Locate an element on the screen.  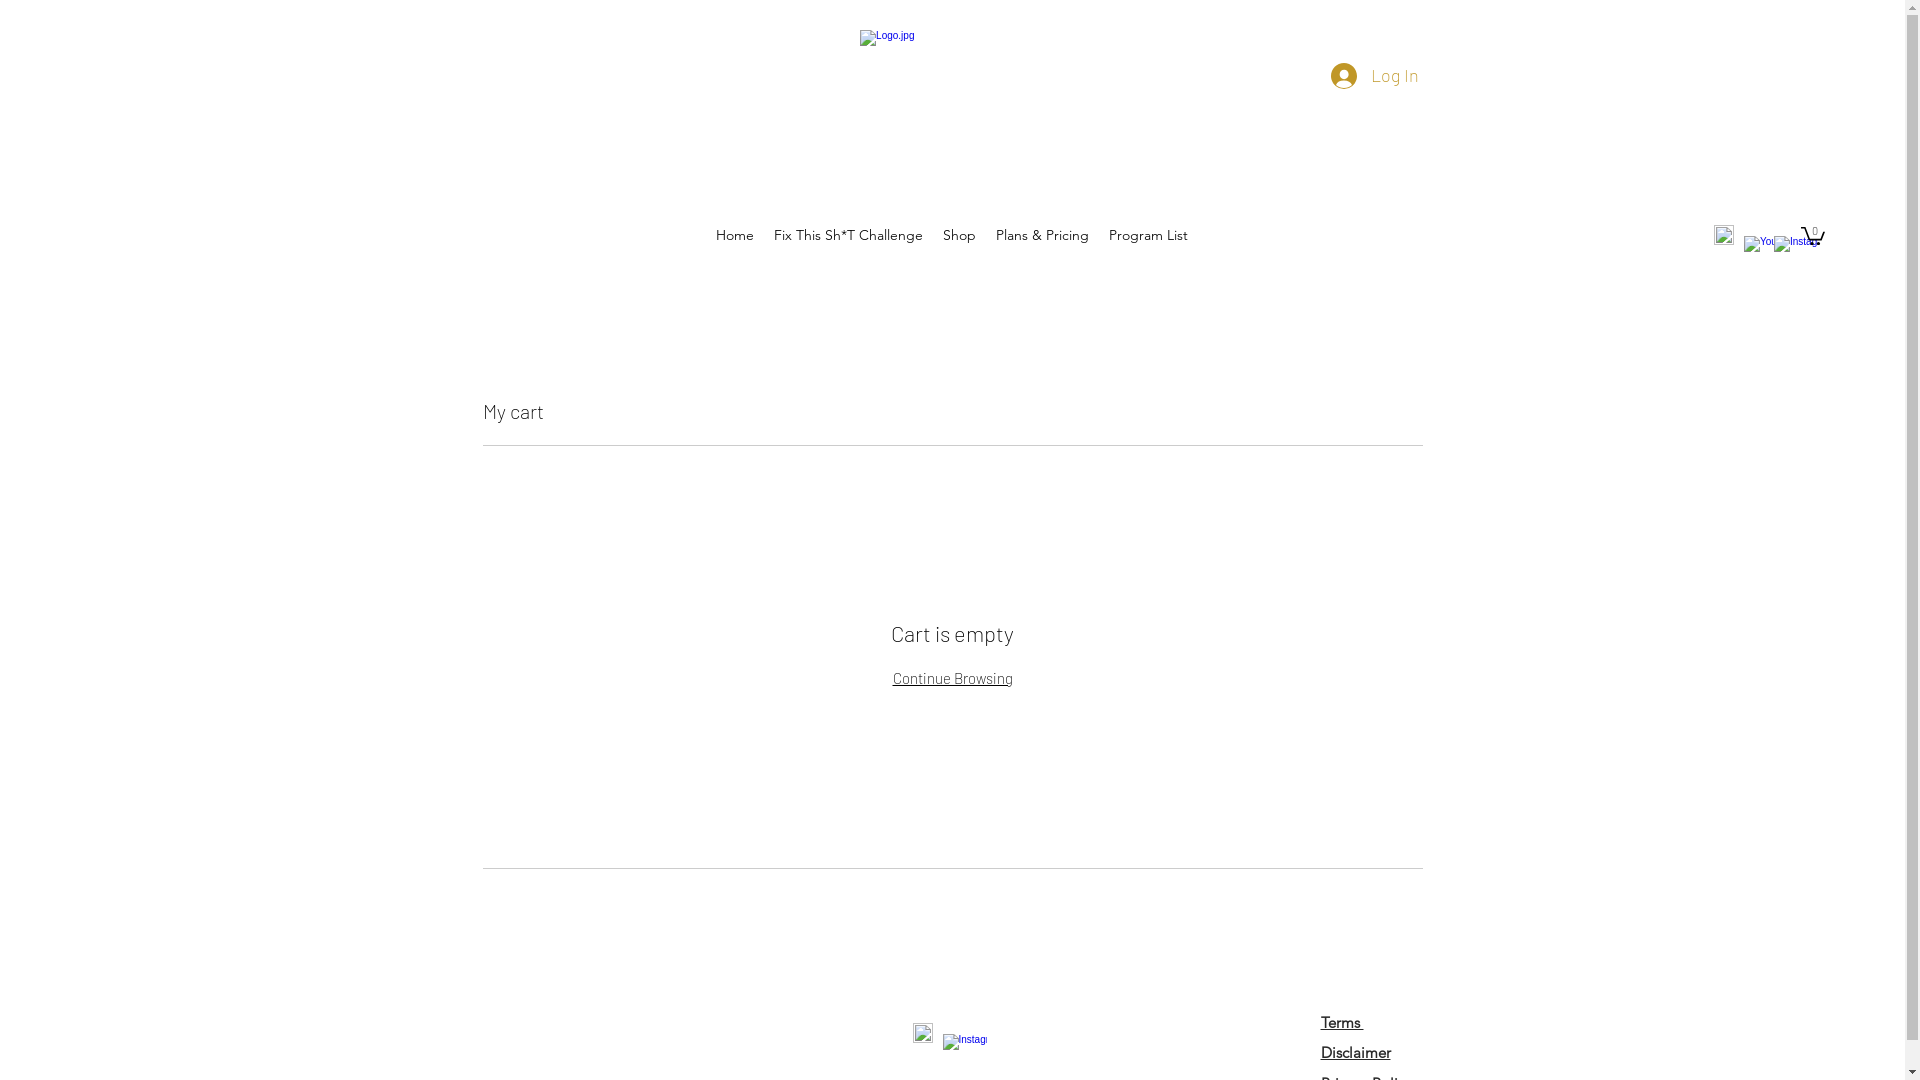
'Home' is located at coordinates (705, 234).